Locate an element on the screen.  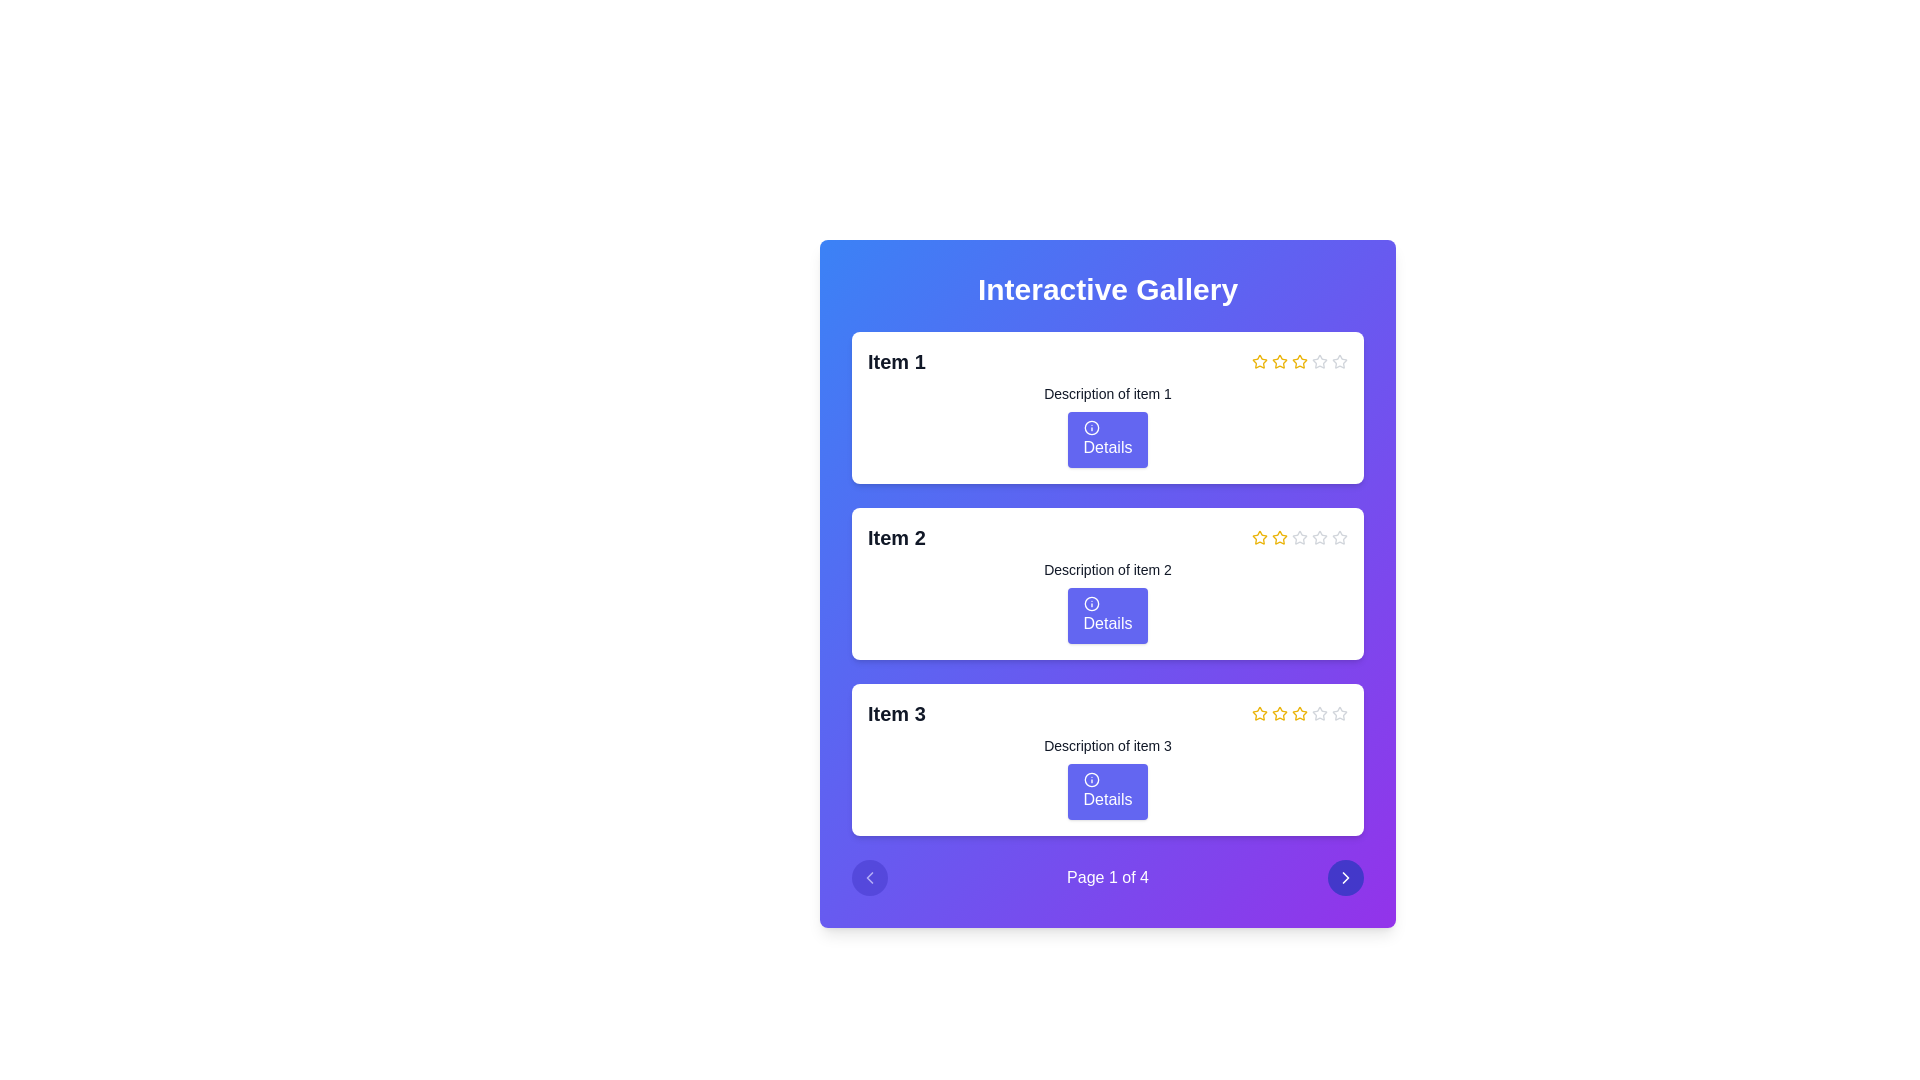
the star icon representing the first rating unit for 'Item 3' in the rating system is located at coordinates (1258, 712).